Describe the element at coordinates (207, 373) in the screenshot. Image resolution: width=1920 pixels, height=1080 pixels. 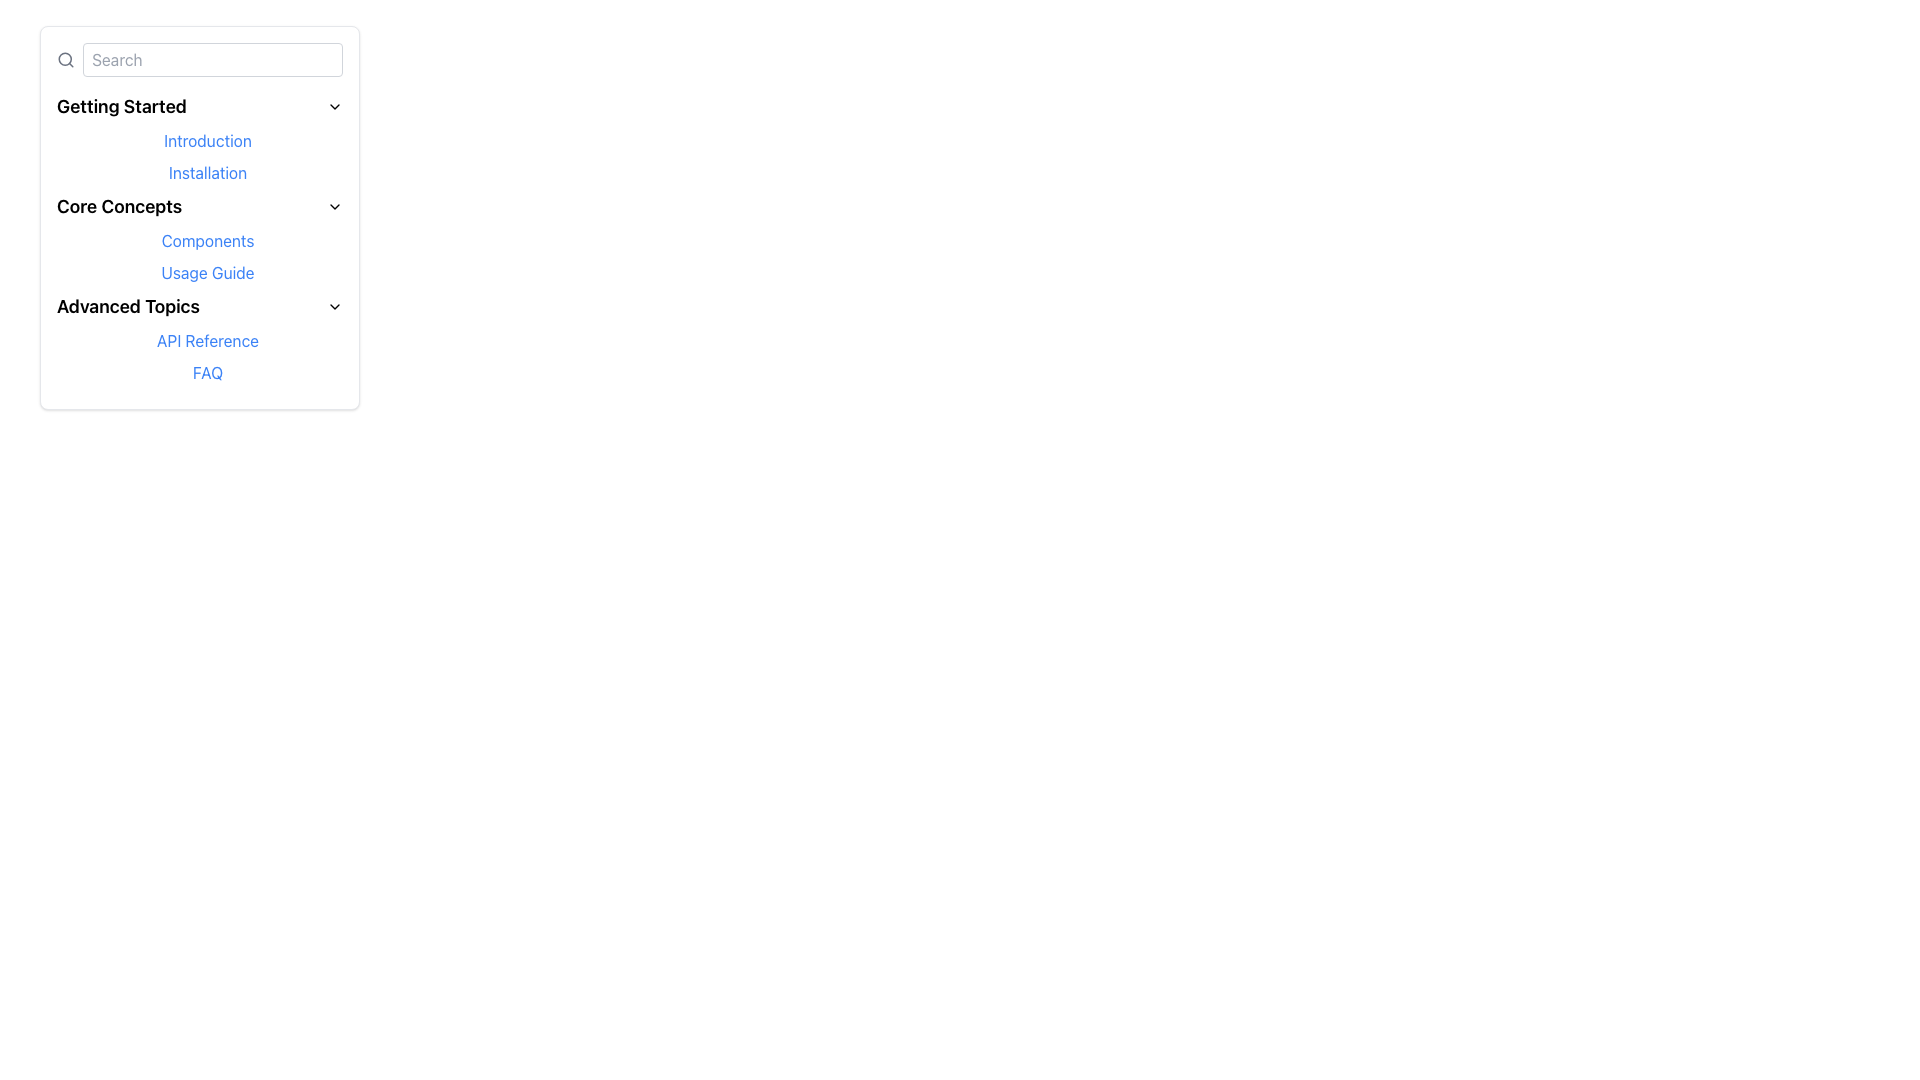
I see `the hyperlink that serves as a navigation link to the FAQ section, located beneath the 'Advanced Topics' section` at that location.